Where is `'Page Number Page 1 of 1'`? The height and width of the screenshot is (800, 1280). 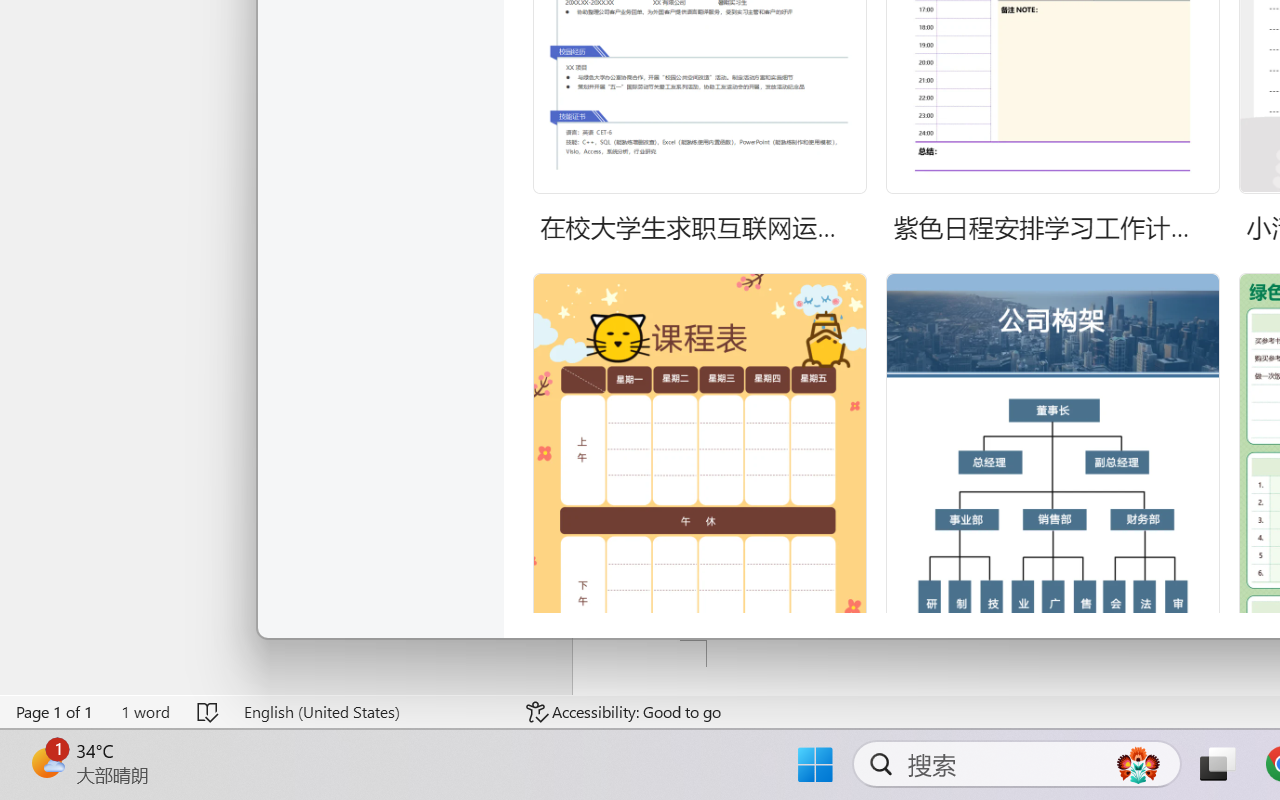 'Page Number Page 1 of 1' is located at coordinates (55, 711).